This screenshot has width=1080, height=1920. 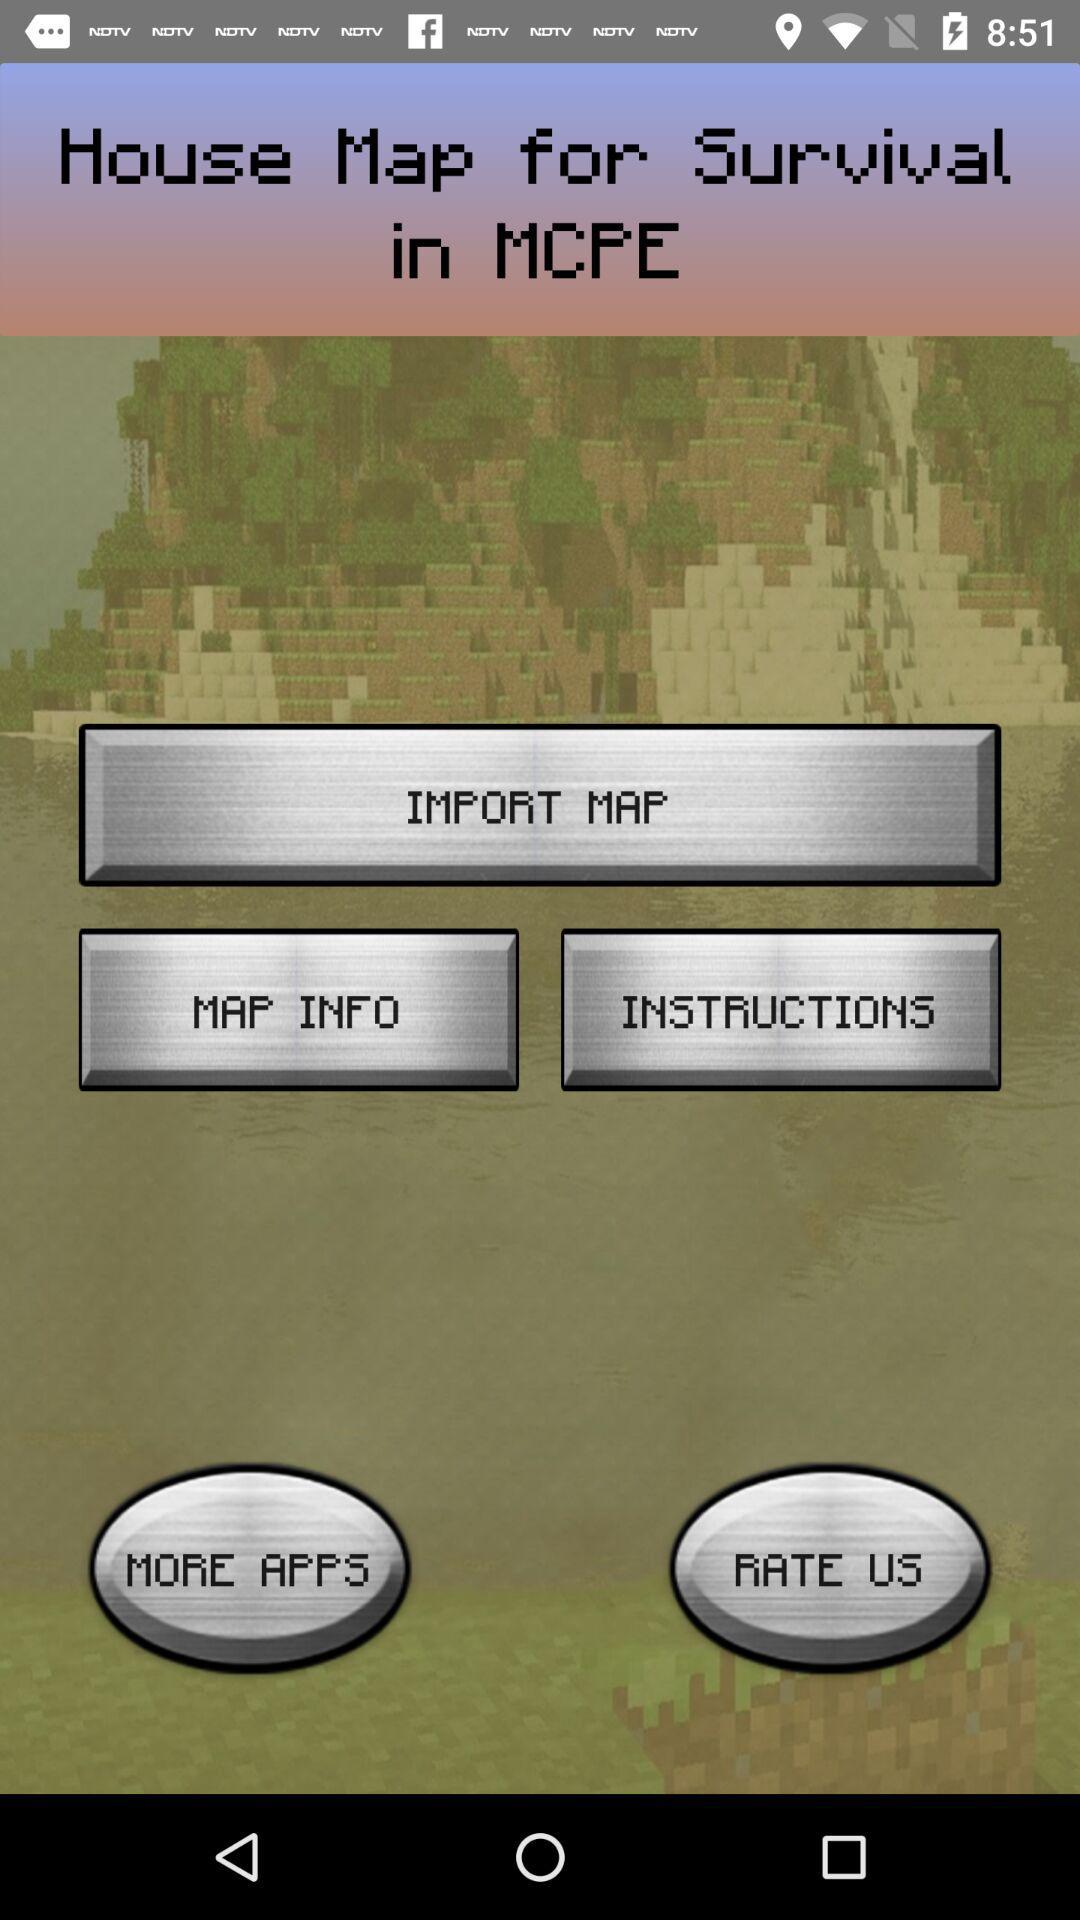 What do you see at coordinates (830, 1567) in the screenshot?
I see `rate us item` at bounding box center [830, 1567].